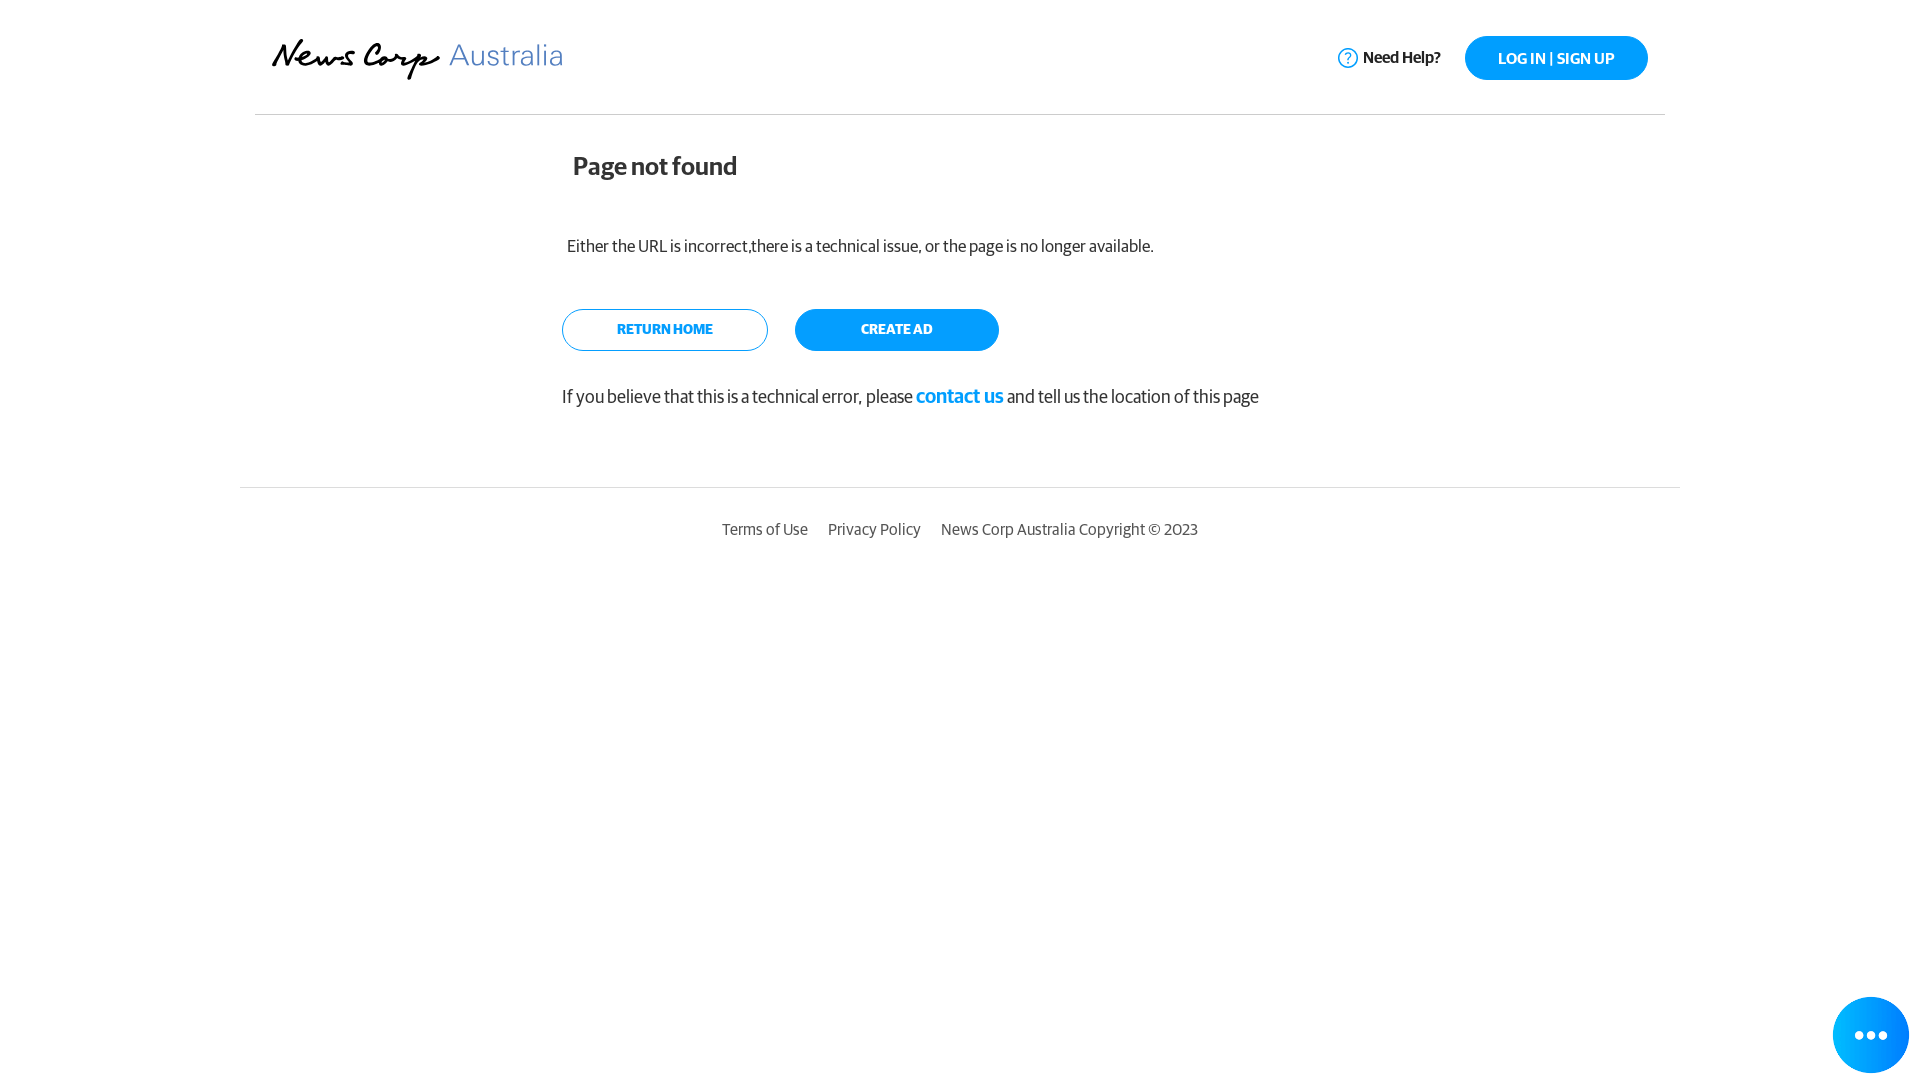  I want to click on 'Terms of Use', so click(763, 528).